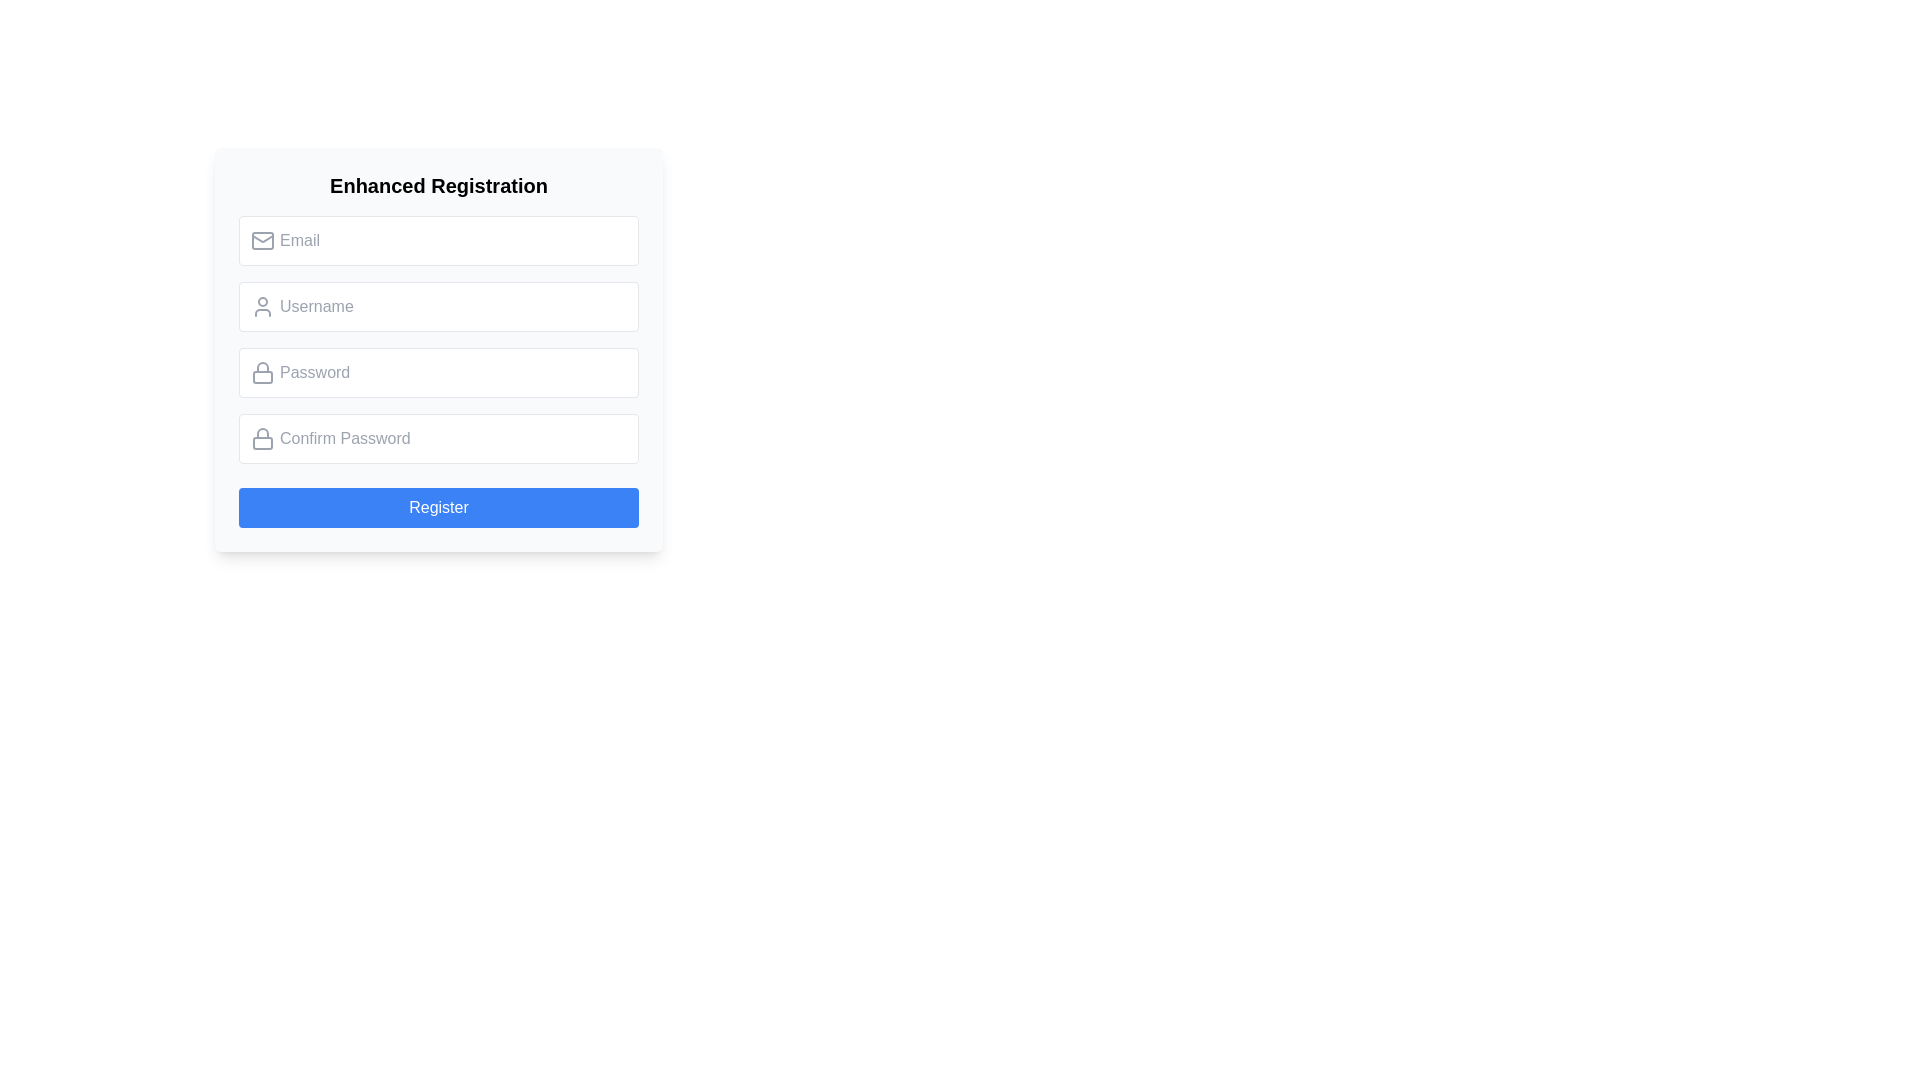 The height and width of the screenshot is (1080, 1920). What do you see at coordinates (262, 438) in the screenshot?
I see `the password confirmation icon located on the left side of the 'Confirm Password' text input field in the registration interface, which indicates the purpose of the field` at bounding box center [262, 438].